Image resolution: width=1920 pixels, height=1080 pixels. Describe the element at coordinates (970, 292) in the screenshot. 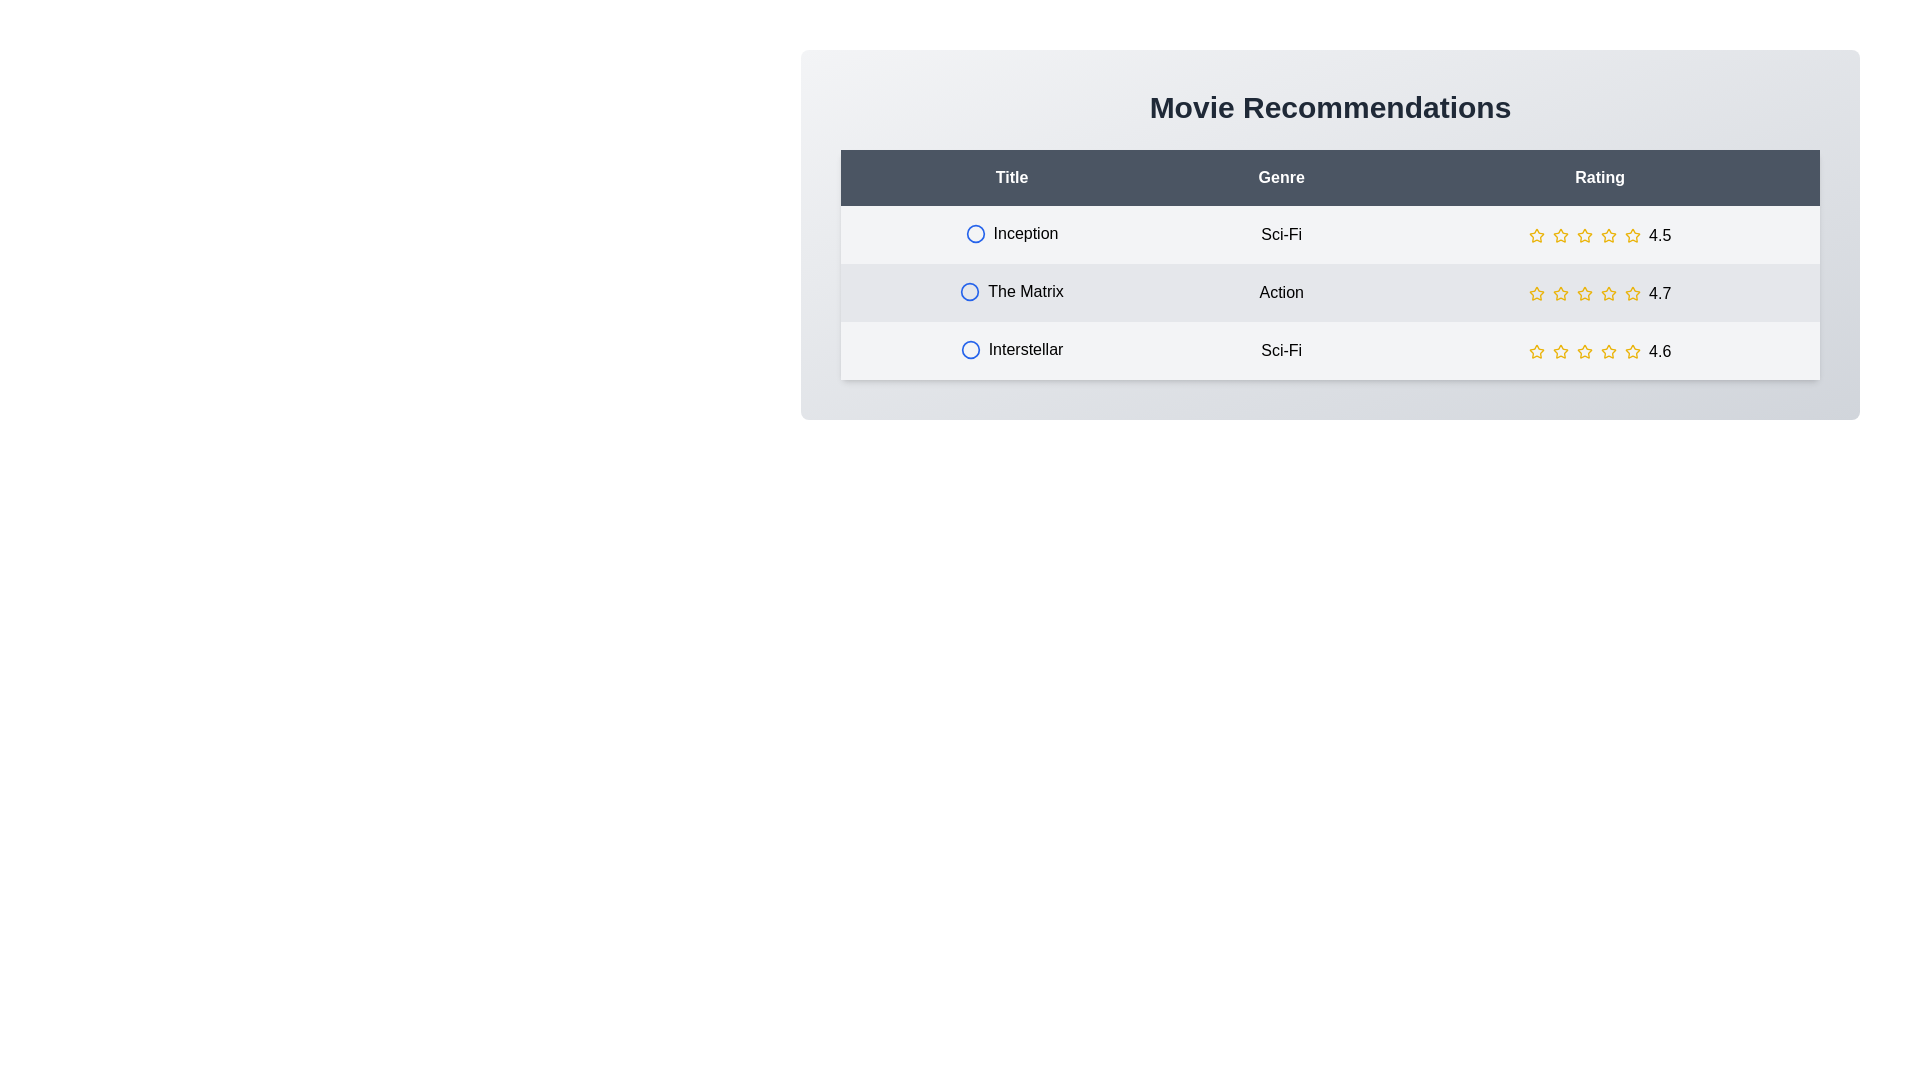

I see `the circle icon next to the movie title The Matrix` at that location.